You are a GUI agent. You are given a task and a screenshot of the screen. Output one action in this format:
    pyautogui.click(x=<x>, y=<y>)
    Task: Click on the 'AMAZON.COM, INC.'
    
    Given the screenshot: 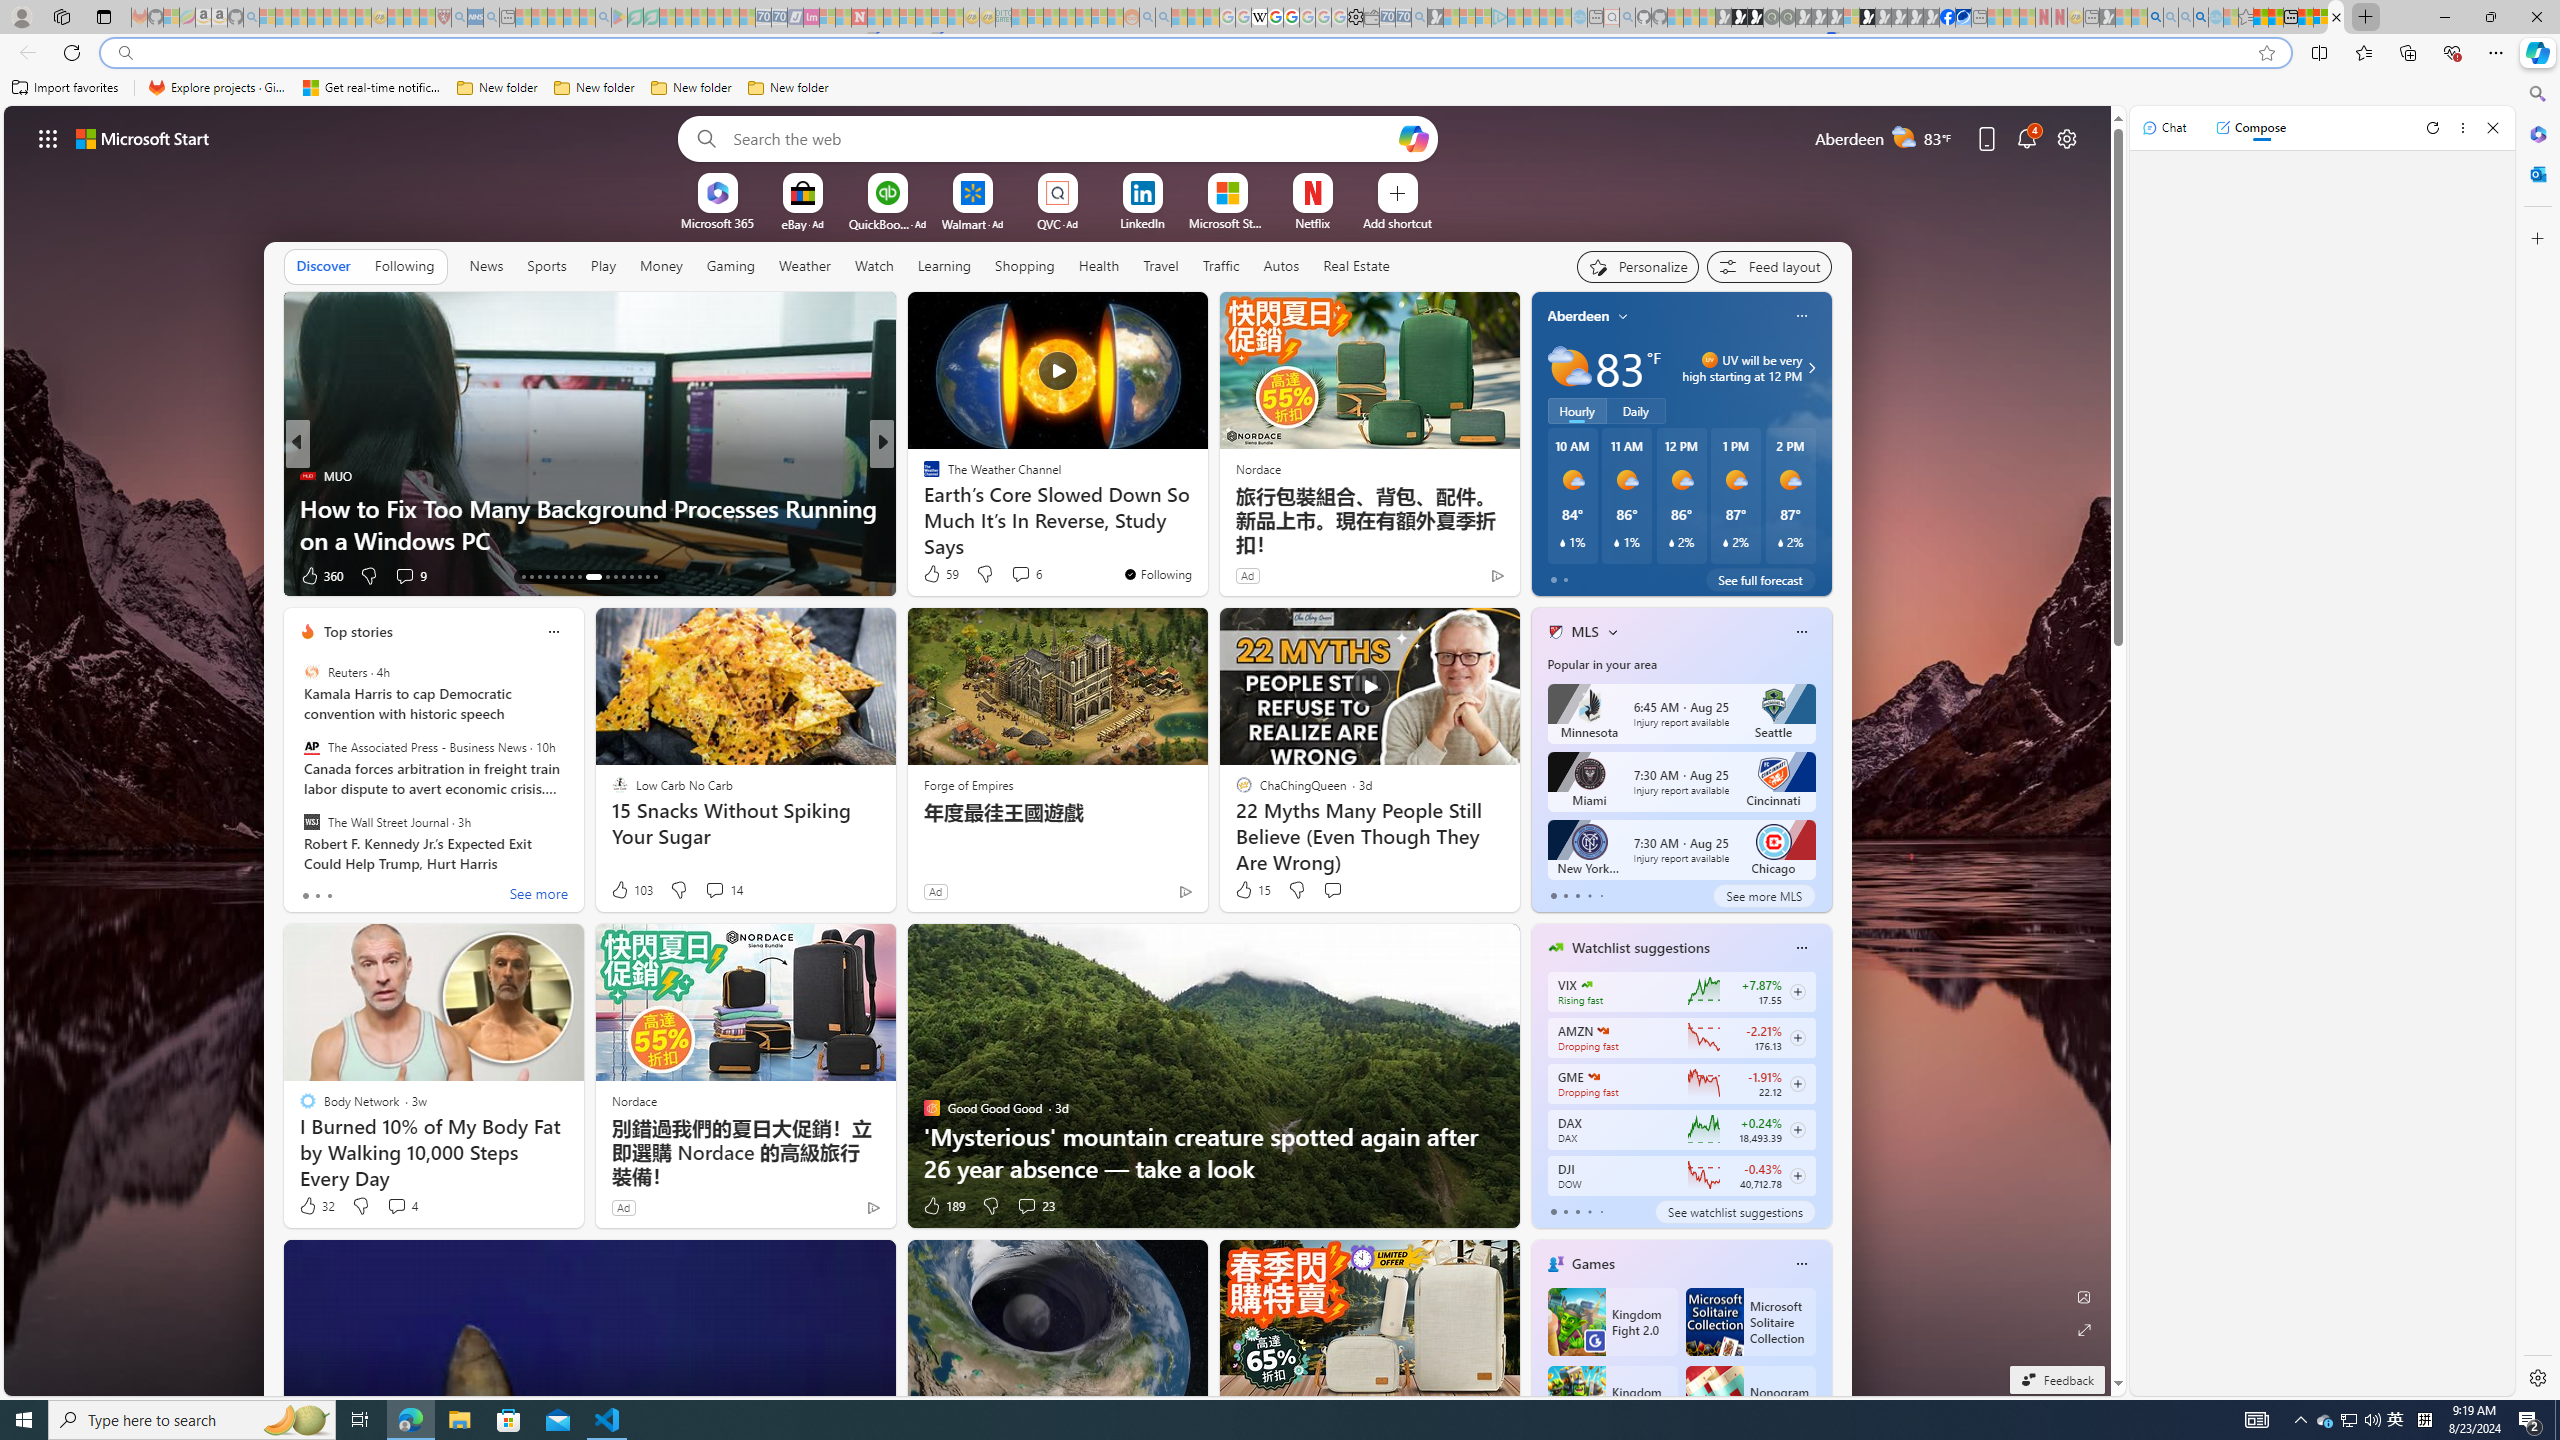 What is the action you would take?
    pyautogui.click(x=1602, y=1030)
    